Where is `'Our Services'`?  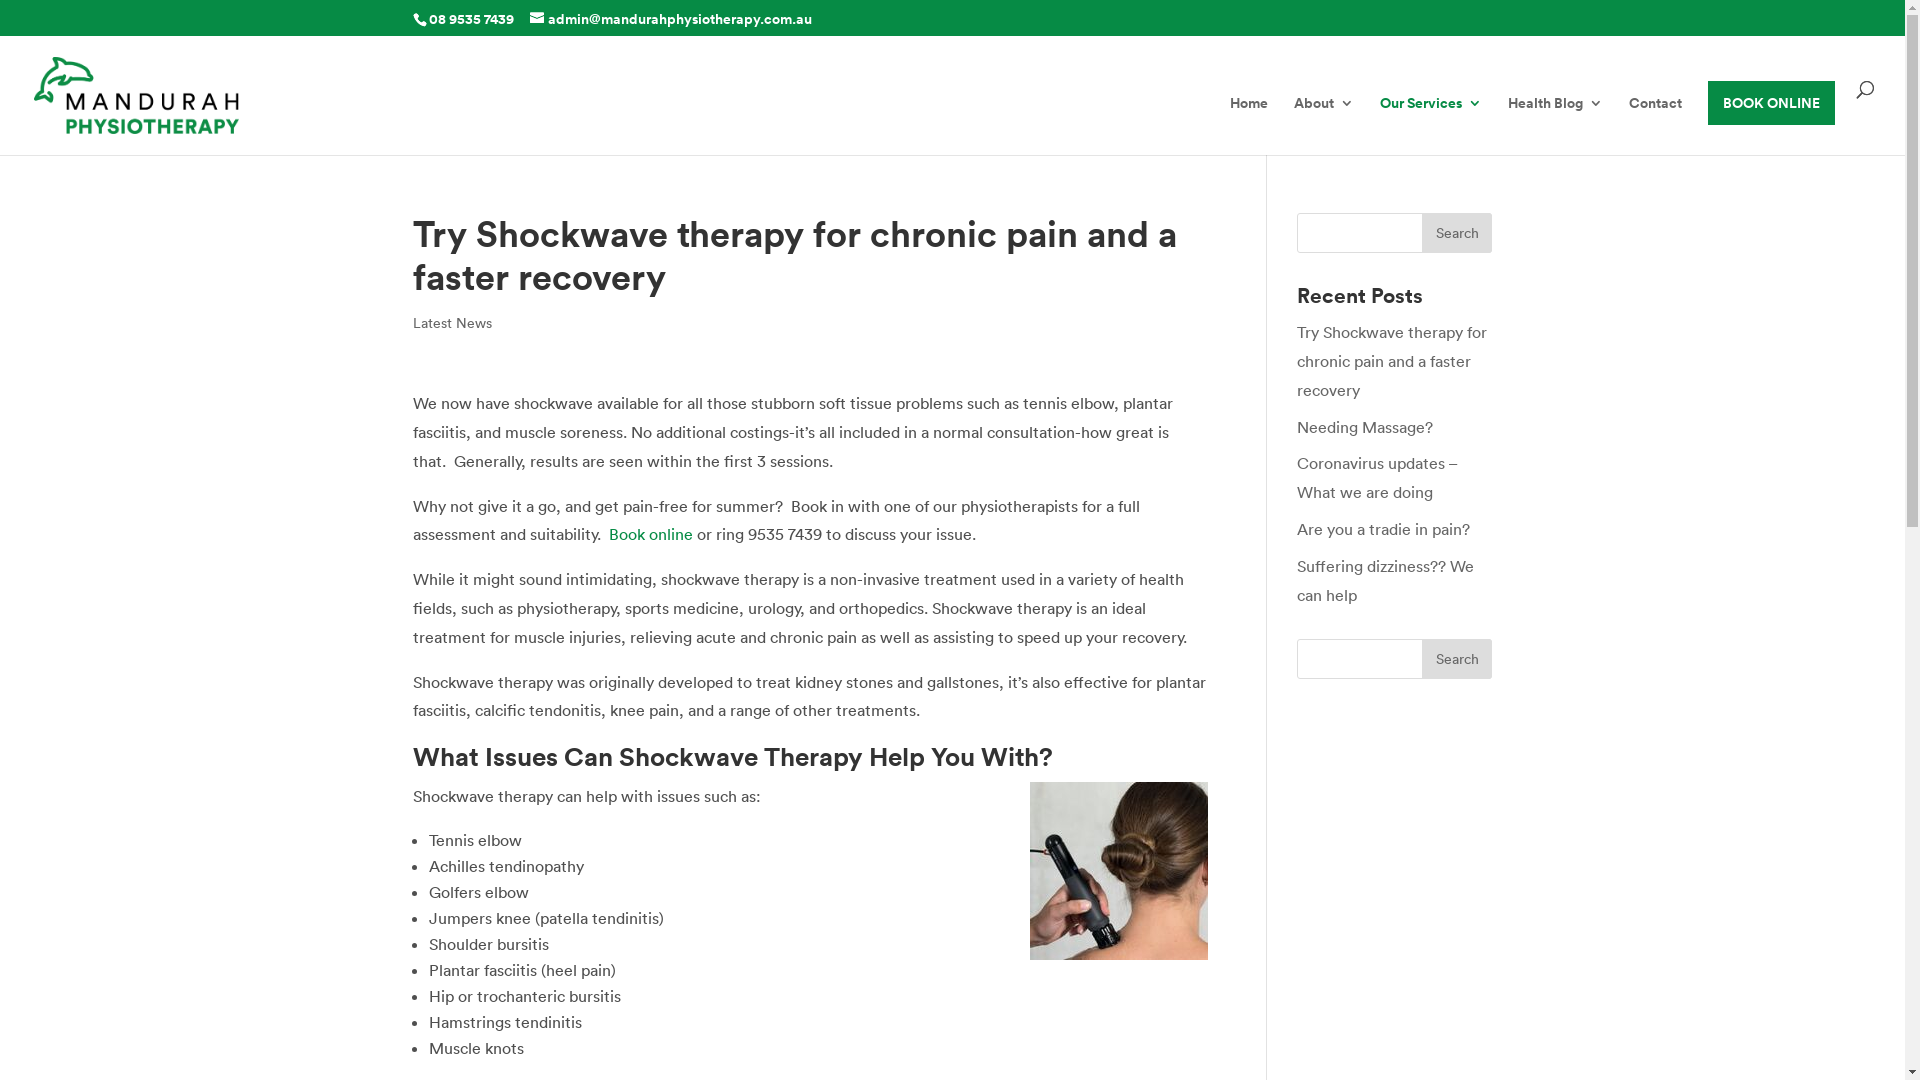 'Our Services' is located at coordinates (1379, 125).